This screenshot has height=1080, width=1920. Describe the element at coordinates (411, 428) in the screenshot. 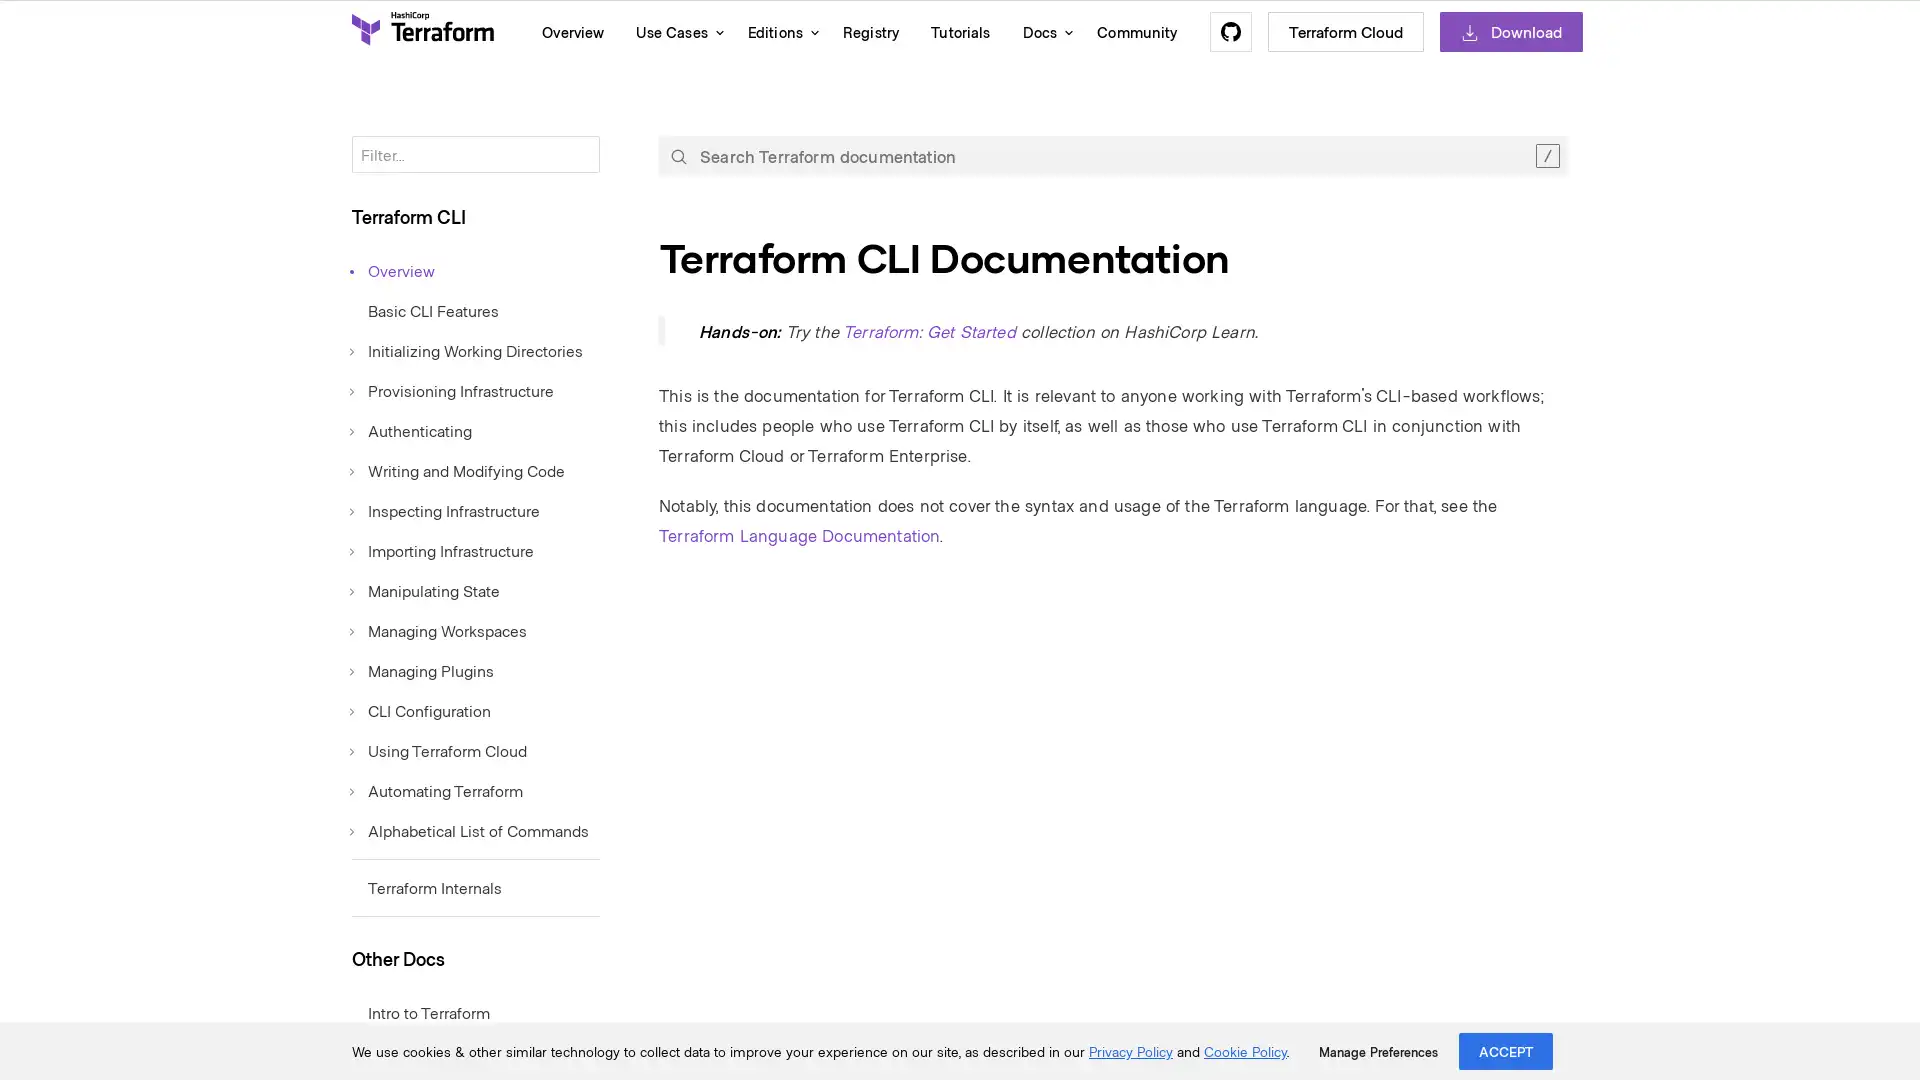

I see `Authenticating` at that location.